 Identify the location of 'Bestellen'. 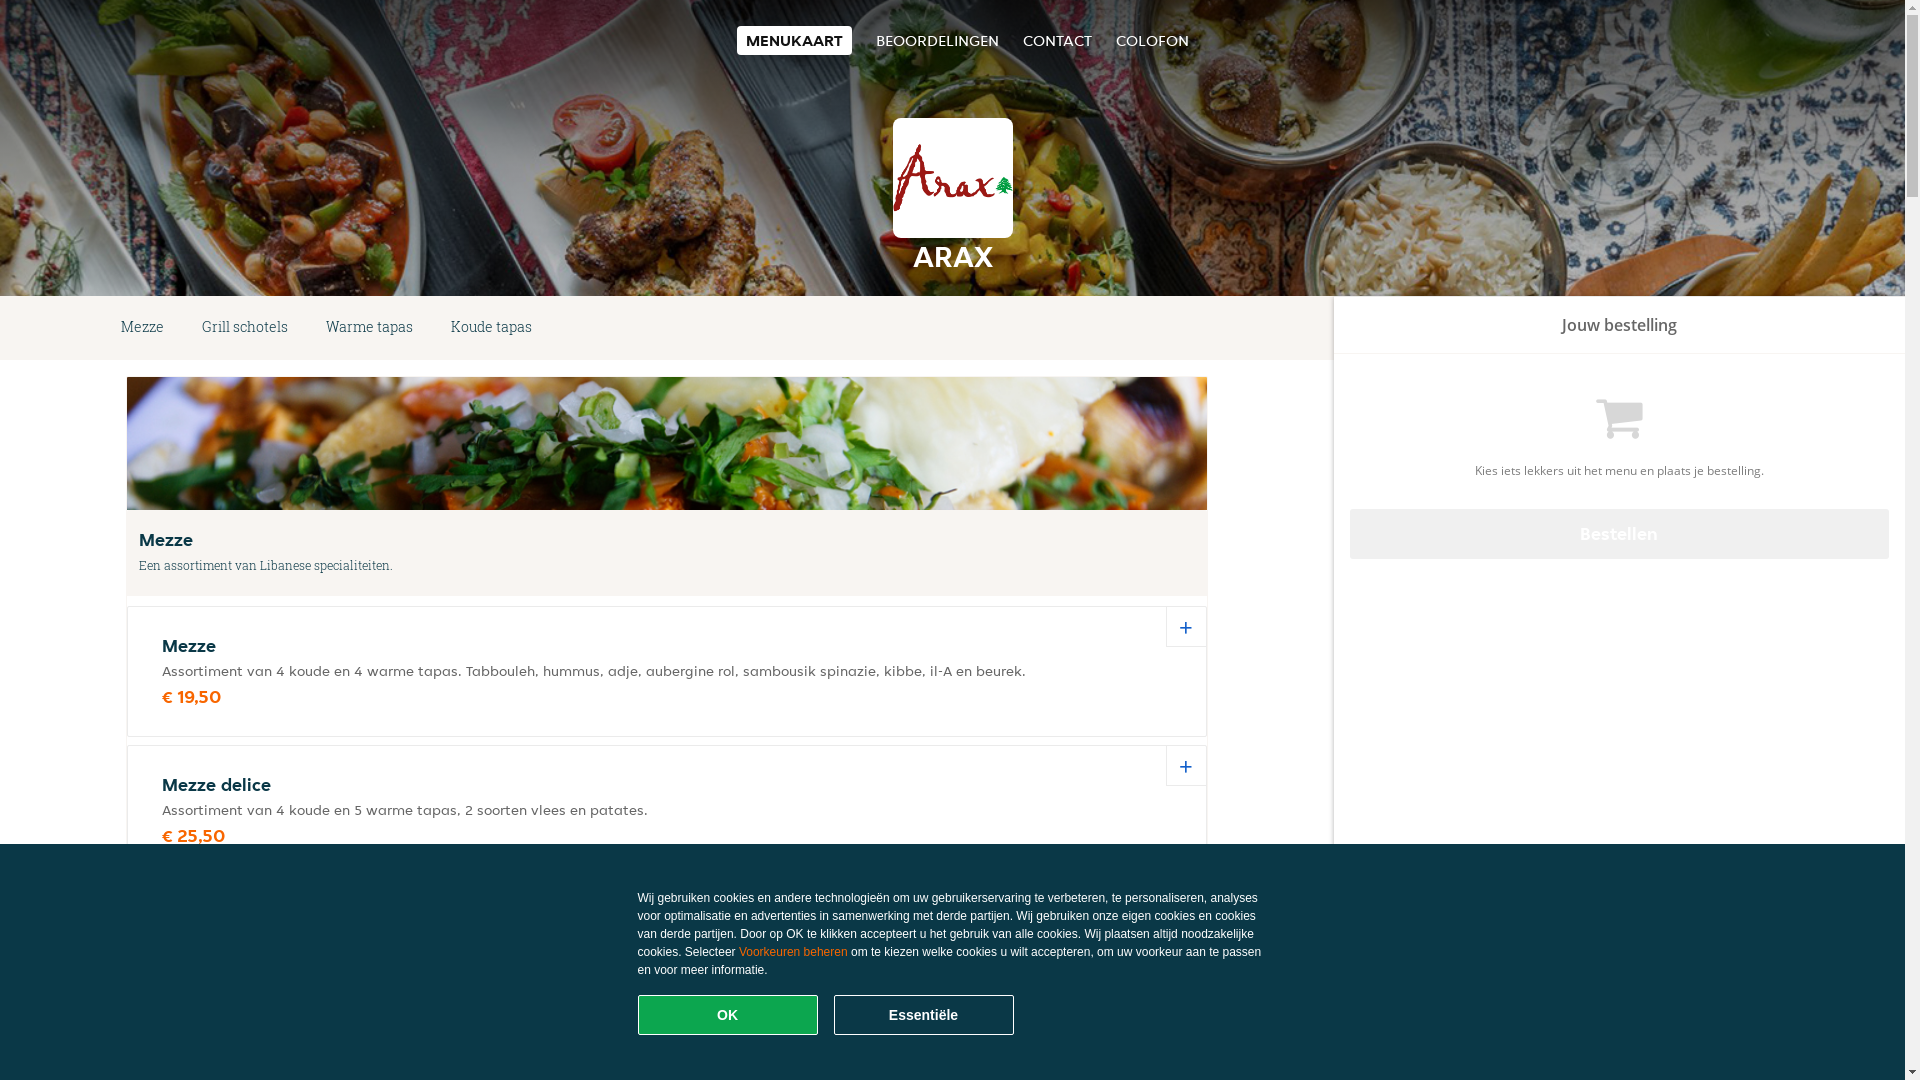
(1620, 532).